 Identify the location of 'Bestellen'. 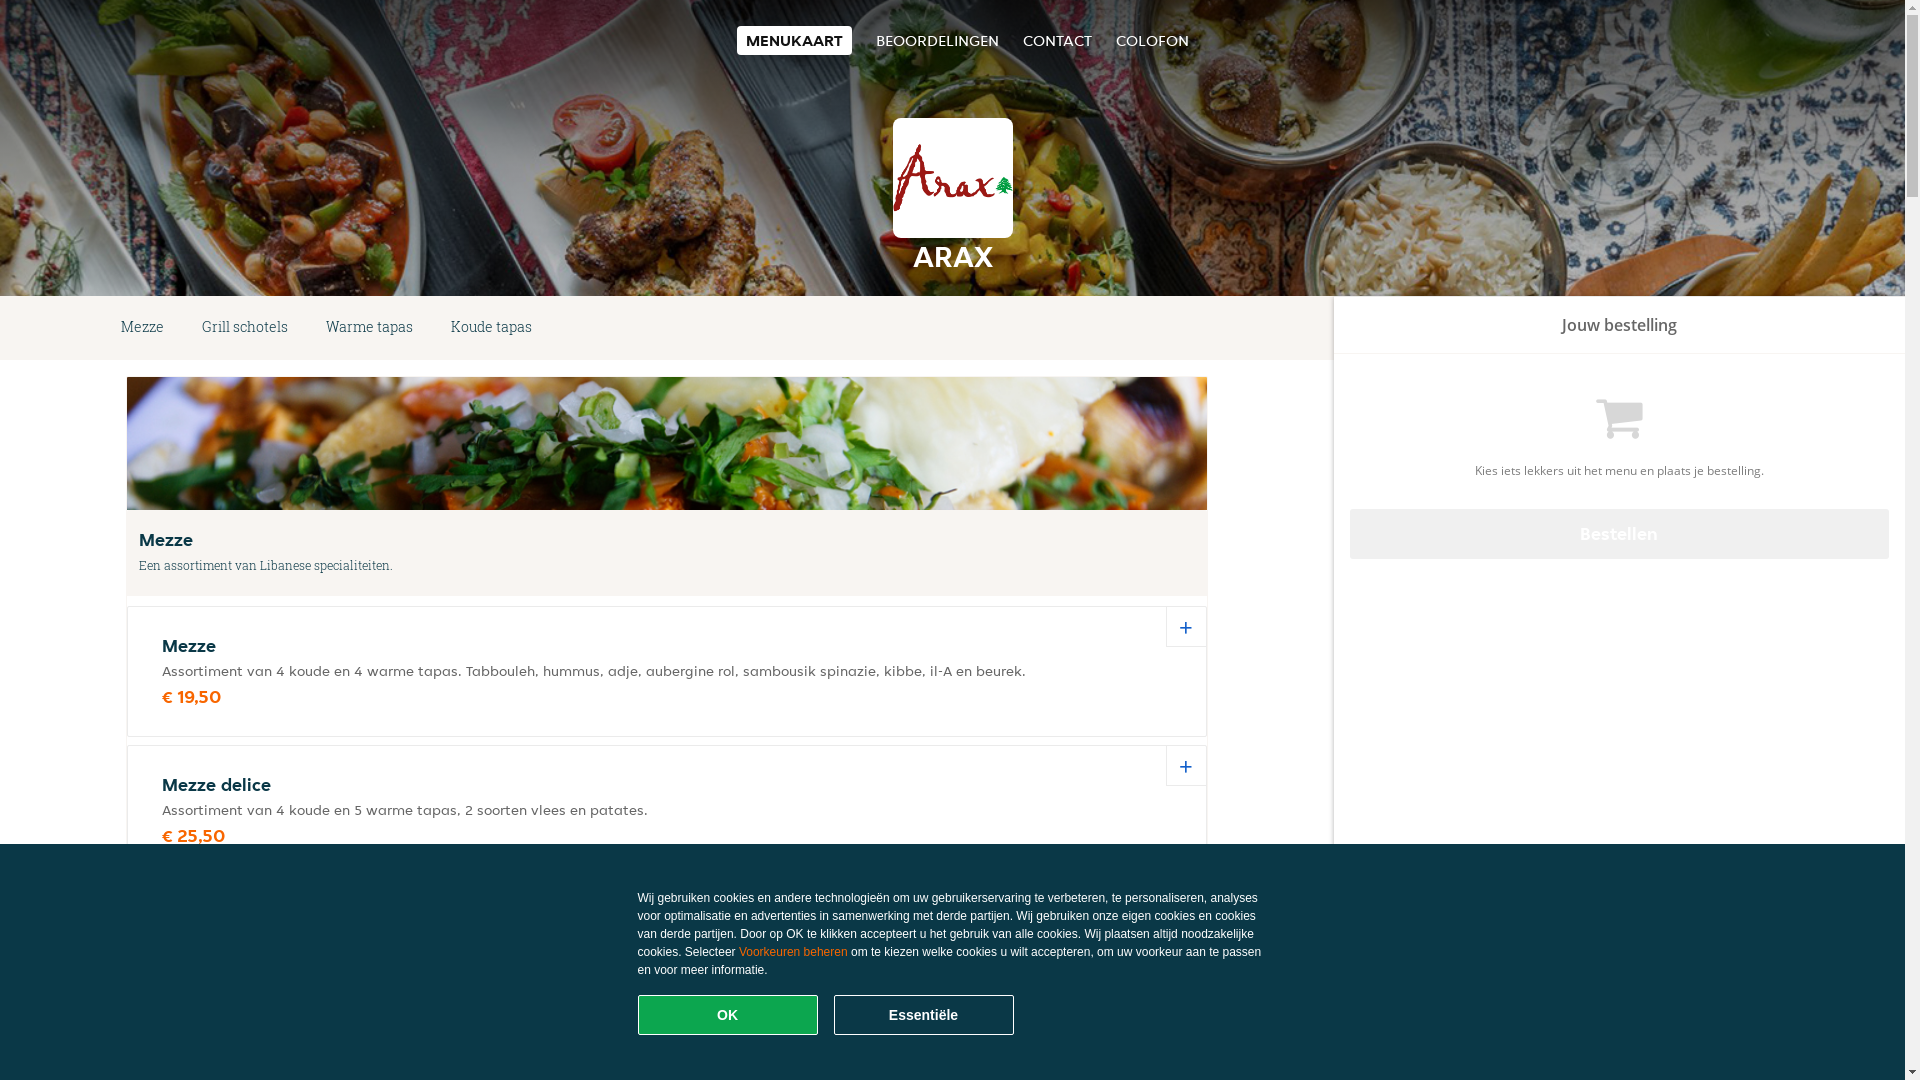
(1620, 532).